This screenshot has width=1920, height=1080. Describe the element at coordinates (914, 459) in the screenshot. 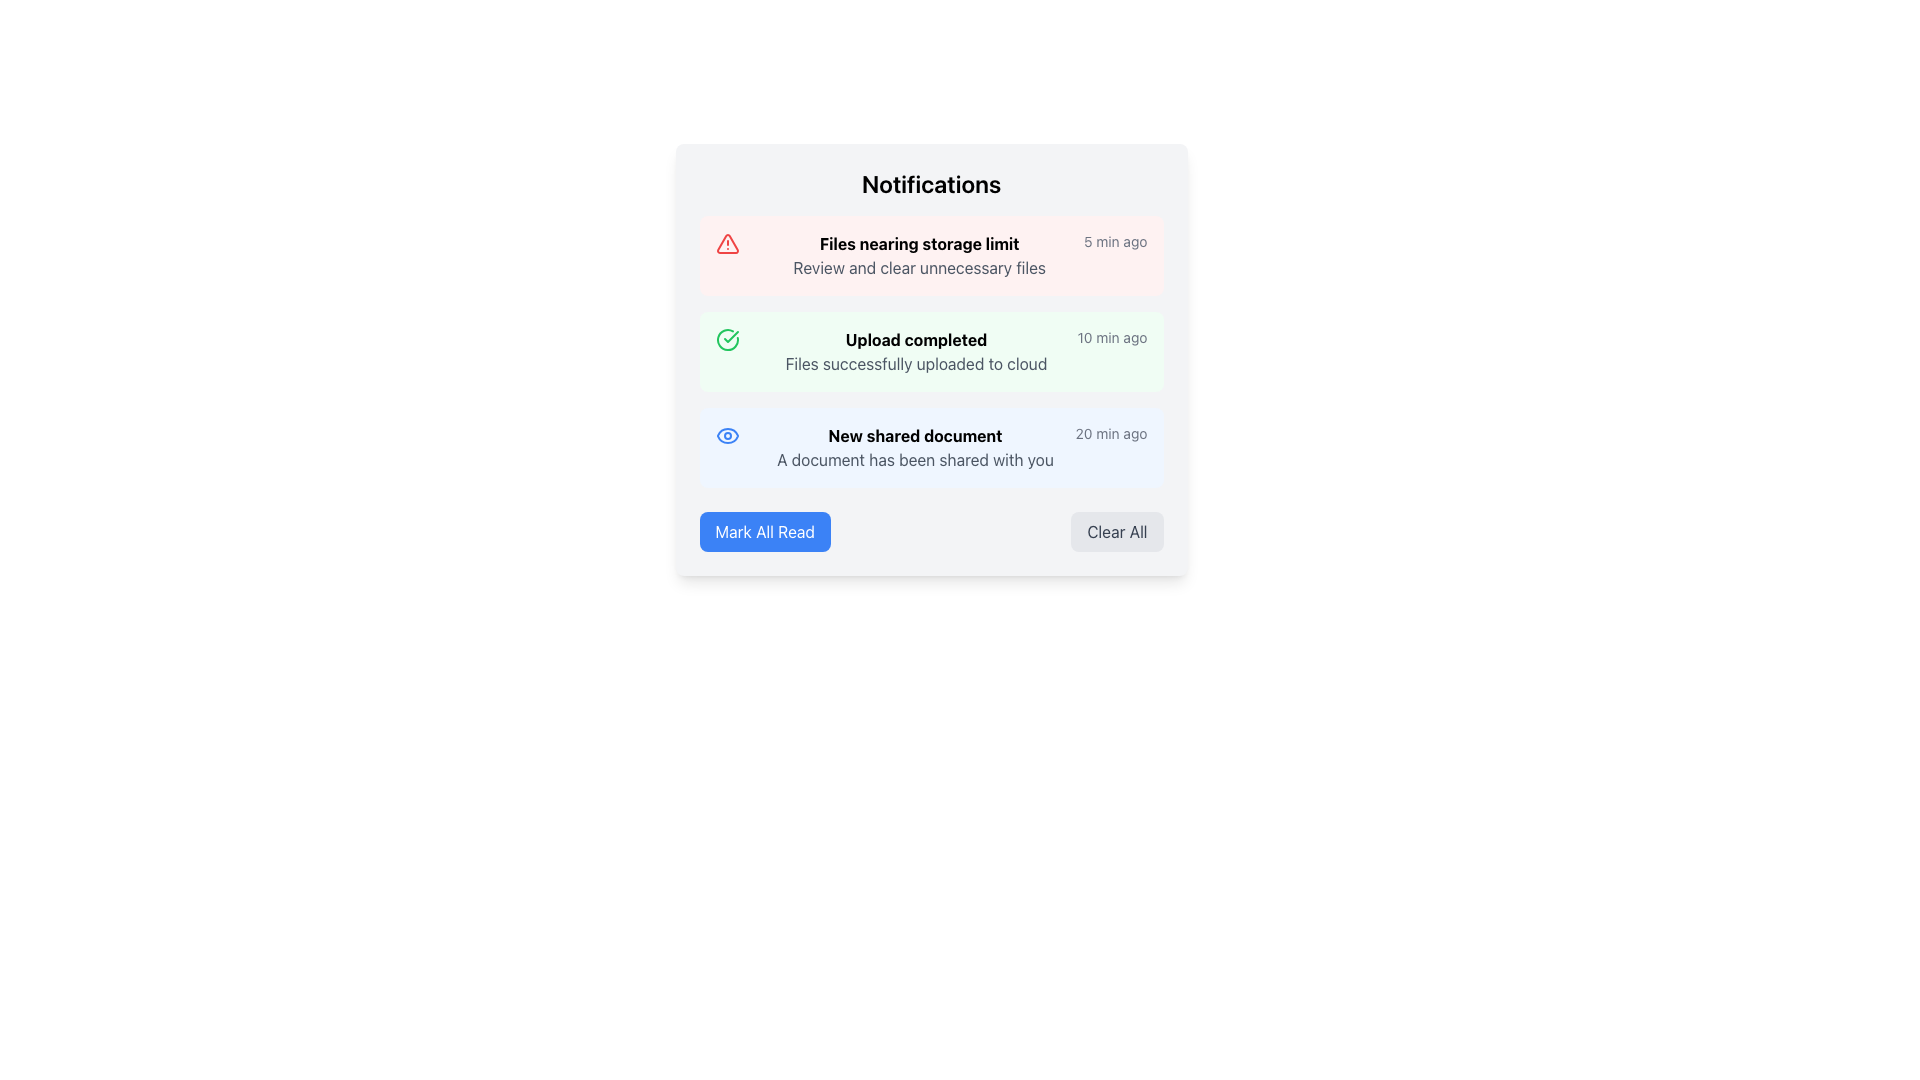

I see `the subtitle text that provides additional information about the 'New shared document' notification, located below the main notification text in the third notification of the vertically-stacked notification list` at that location.